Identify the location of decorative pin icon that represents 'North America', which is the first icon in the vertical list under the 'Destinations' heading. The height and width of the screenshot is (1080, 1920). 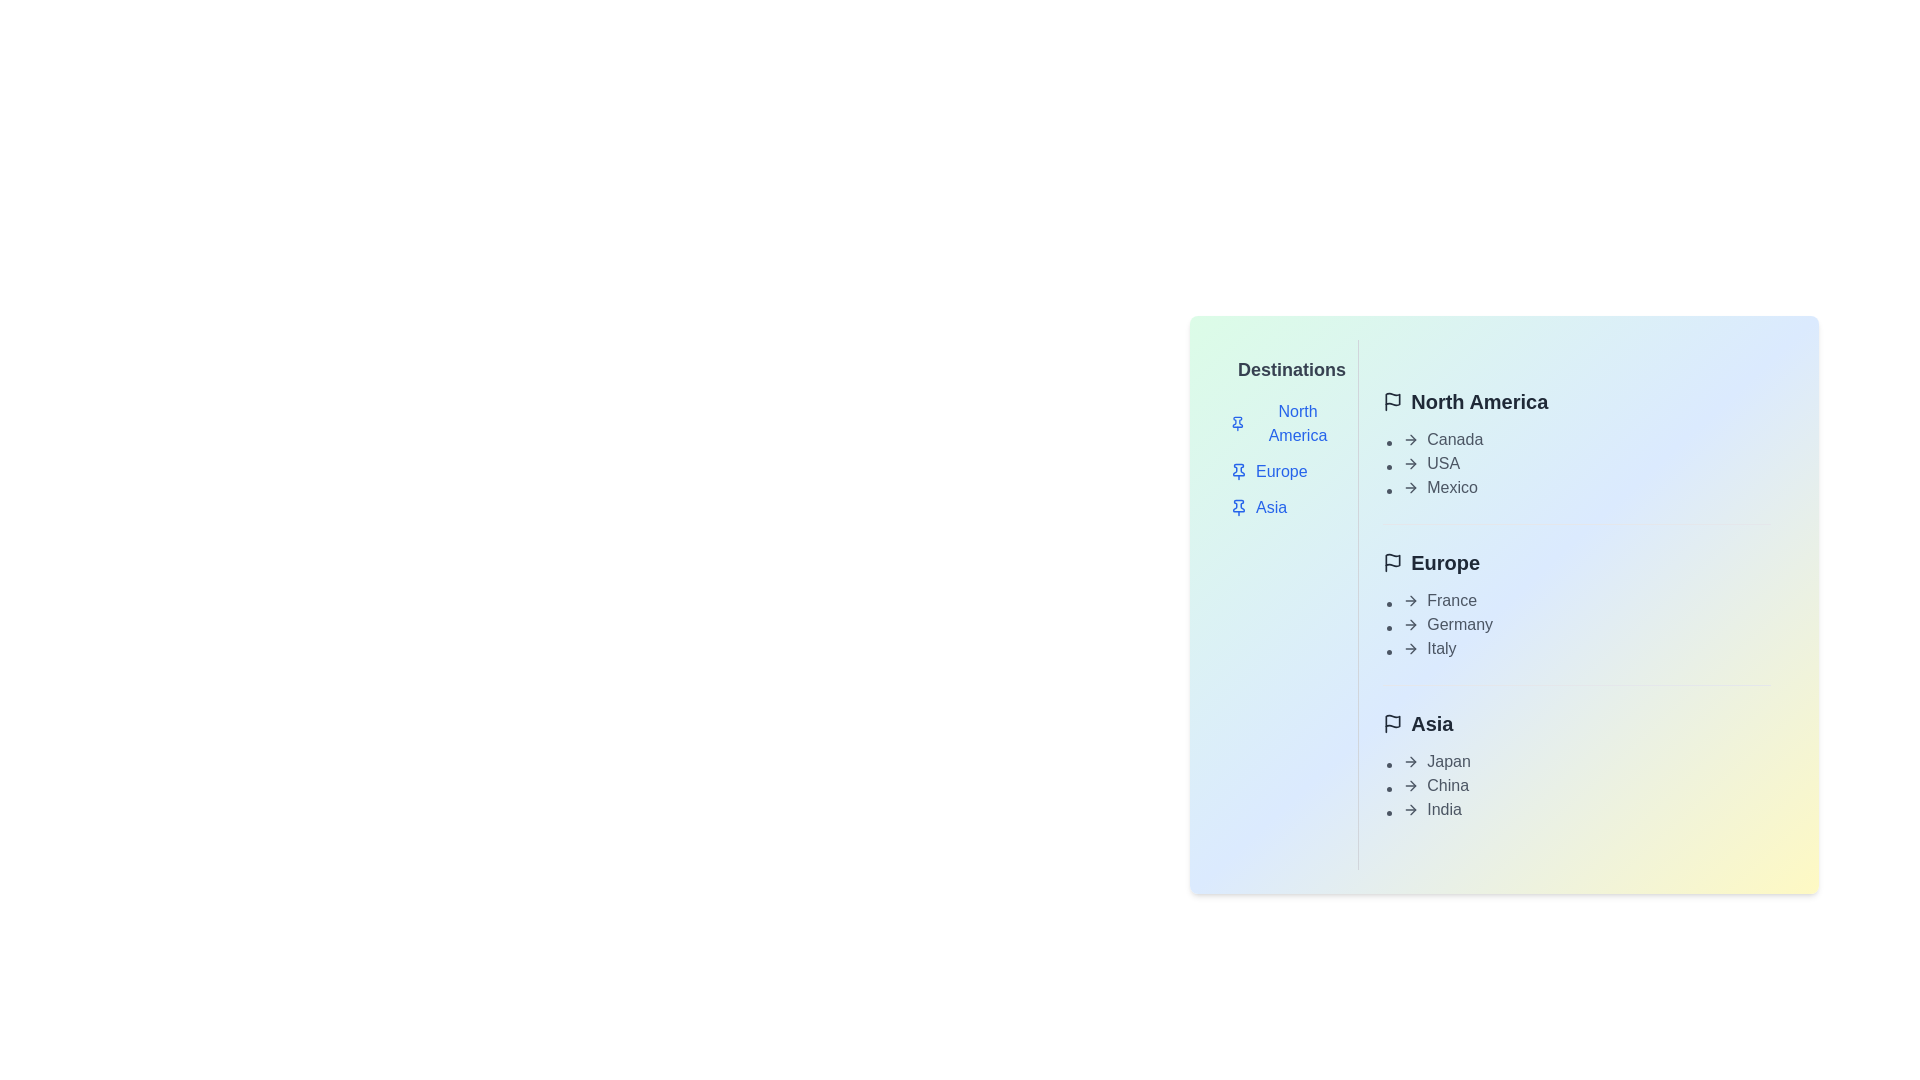
(1236, 421).